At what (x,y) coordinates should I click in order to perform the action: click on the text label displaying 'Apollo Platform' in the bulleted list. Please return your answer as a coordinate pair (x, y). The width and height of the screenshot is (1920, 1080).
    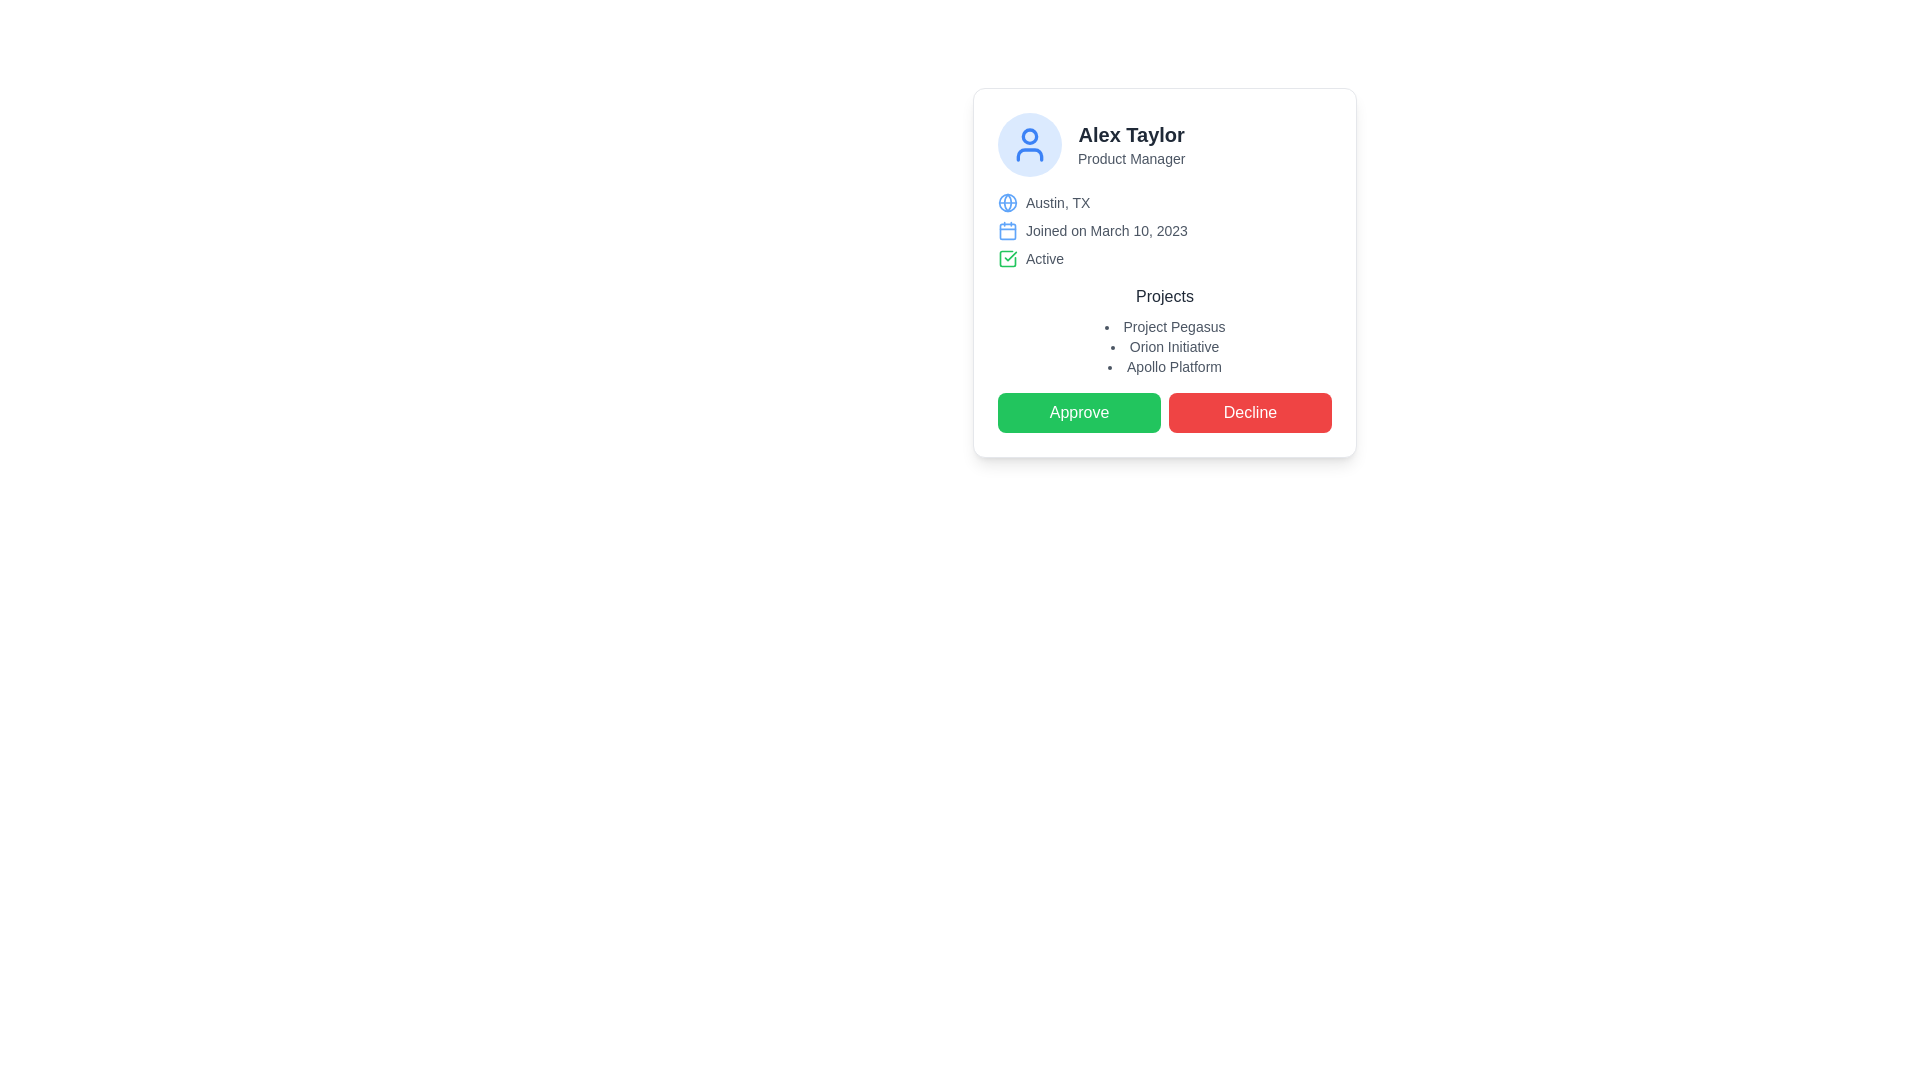
    Looking at the image, I should click on (1165, 366).